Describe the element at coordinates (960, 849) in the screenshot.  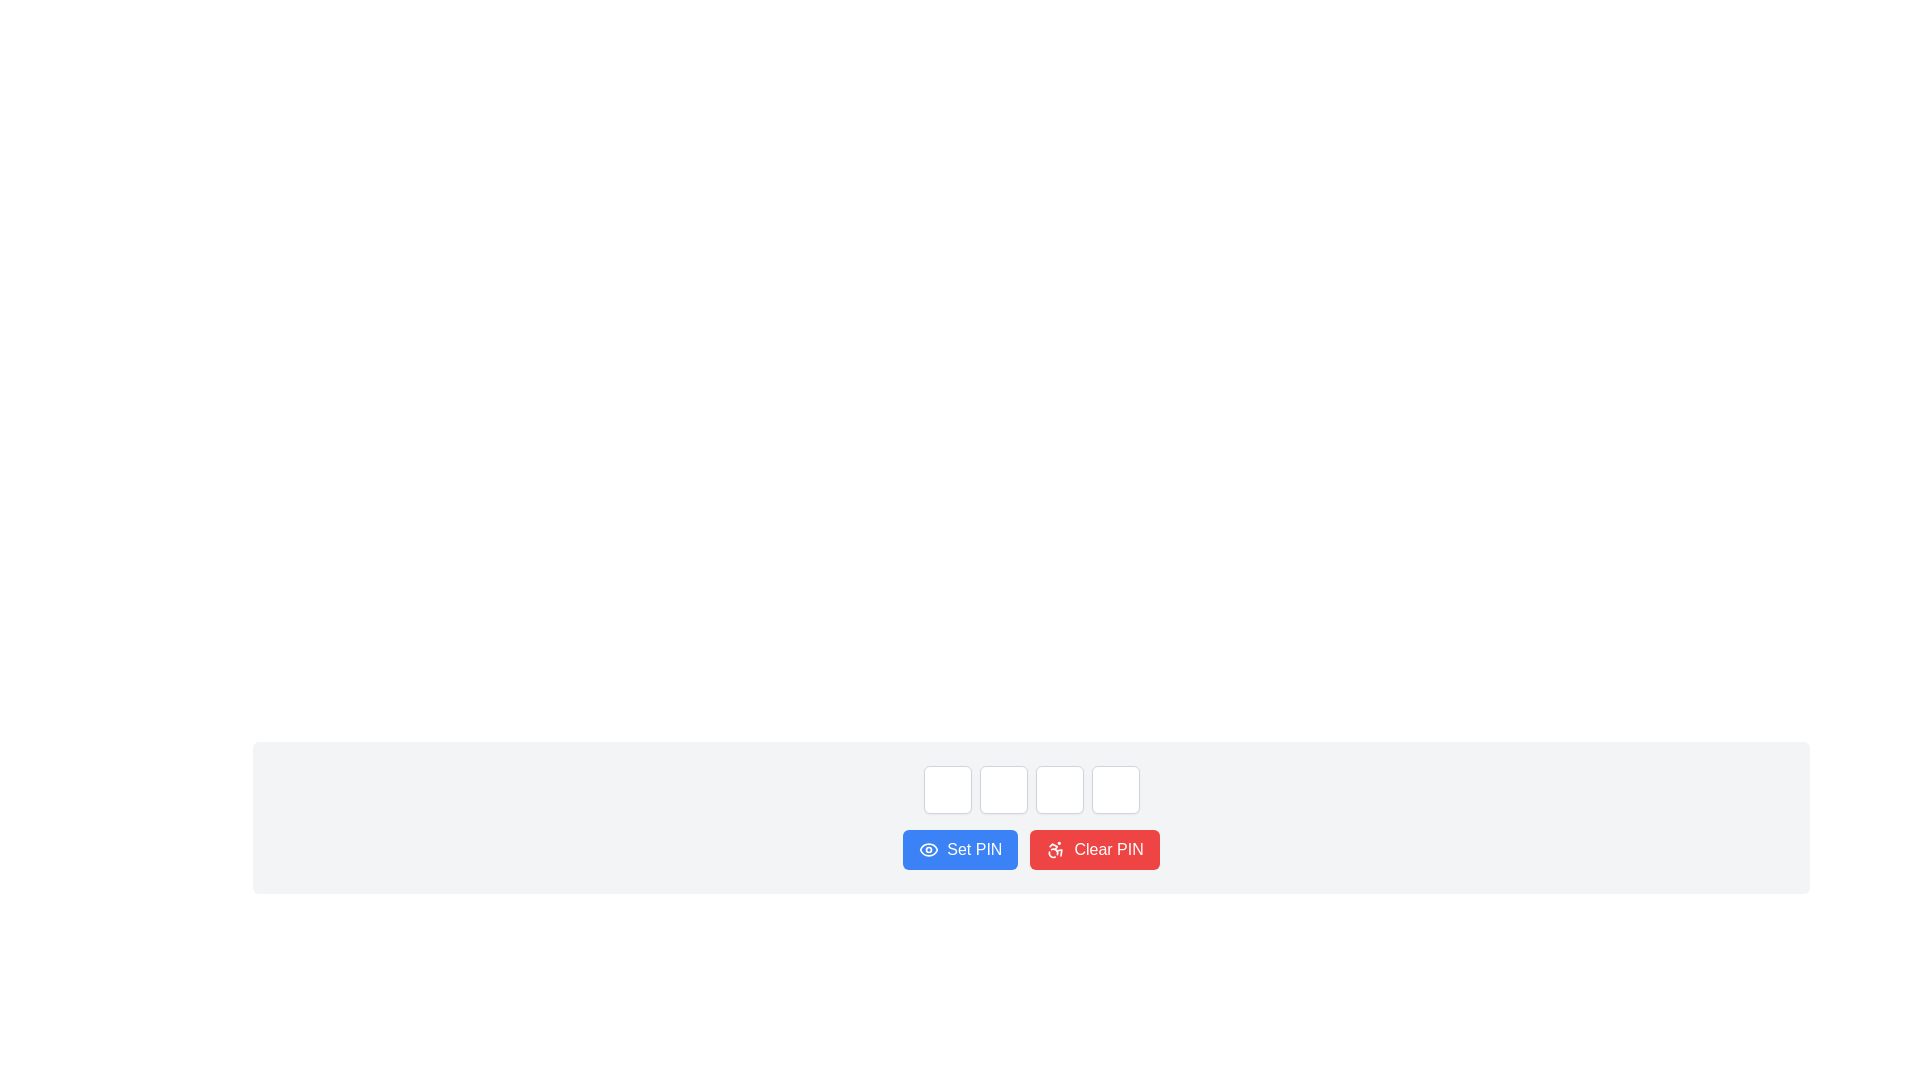
I see `the 'Set PIN' button, which has a blue background and white text, to trigger the hover effect` at that location.